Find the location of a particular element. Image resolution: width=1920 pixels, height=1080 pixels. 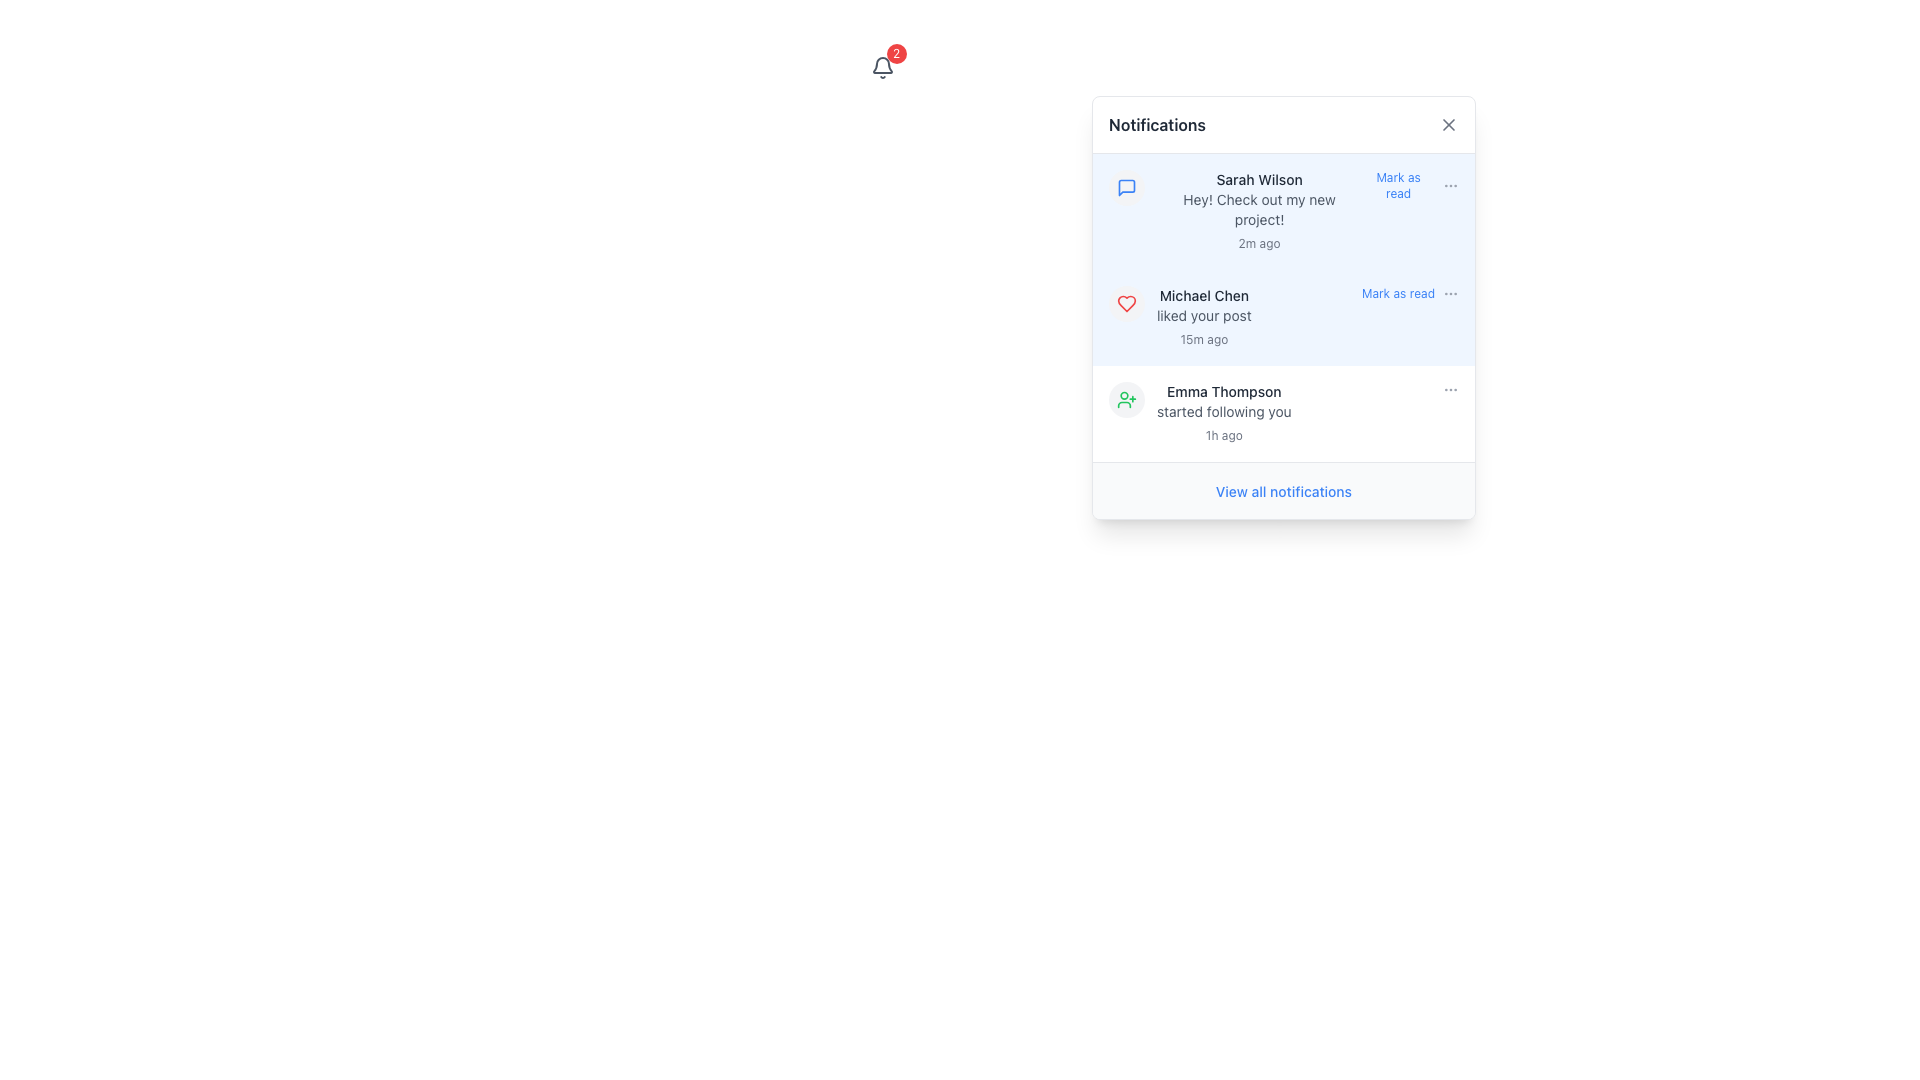

the text label displaying 'Emma Thompson started following you' in the notifications dropdown menu, which is positioned above the 'View all notifications' link is located at coordinates (1223, 392).